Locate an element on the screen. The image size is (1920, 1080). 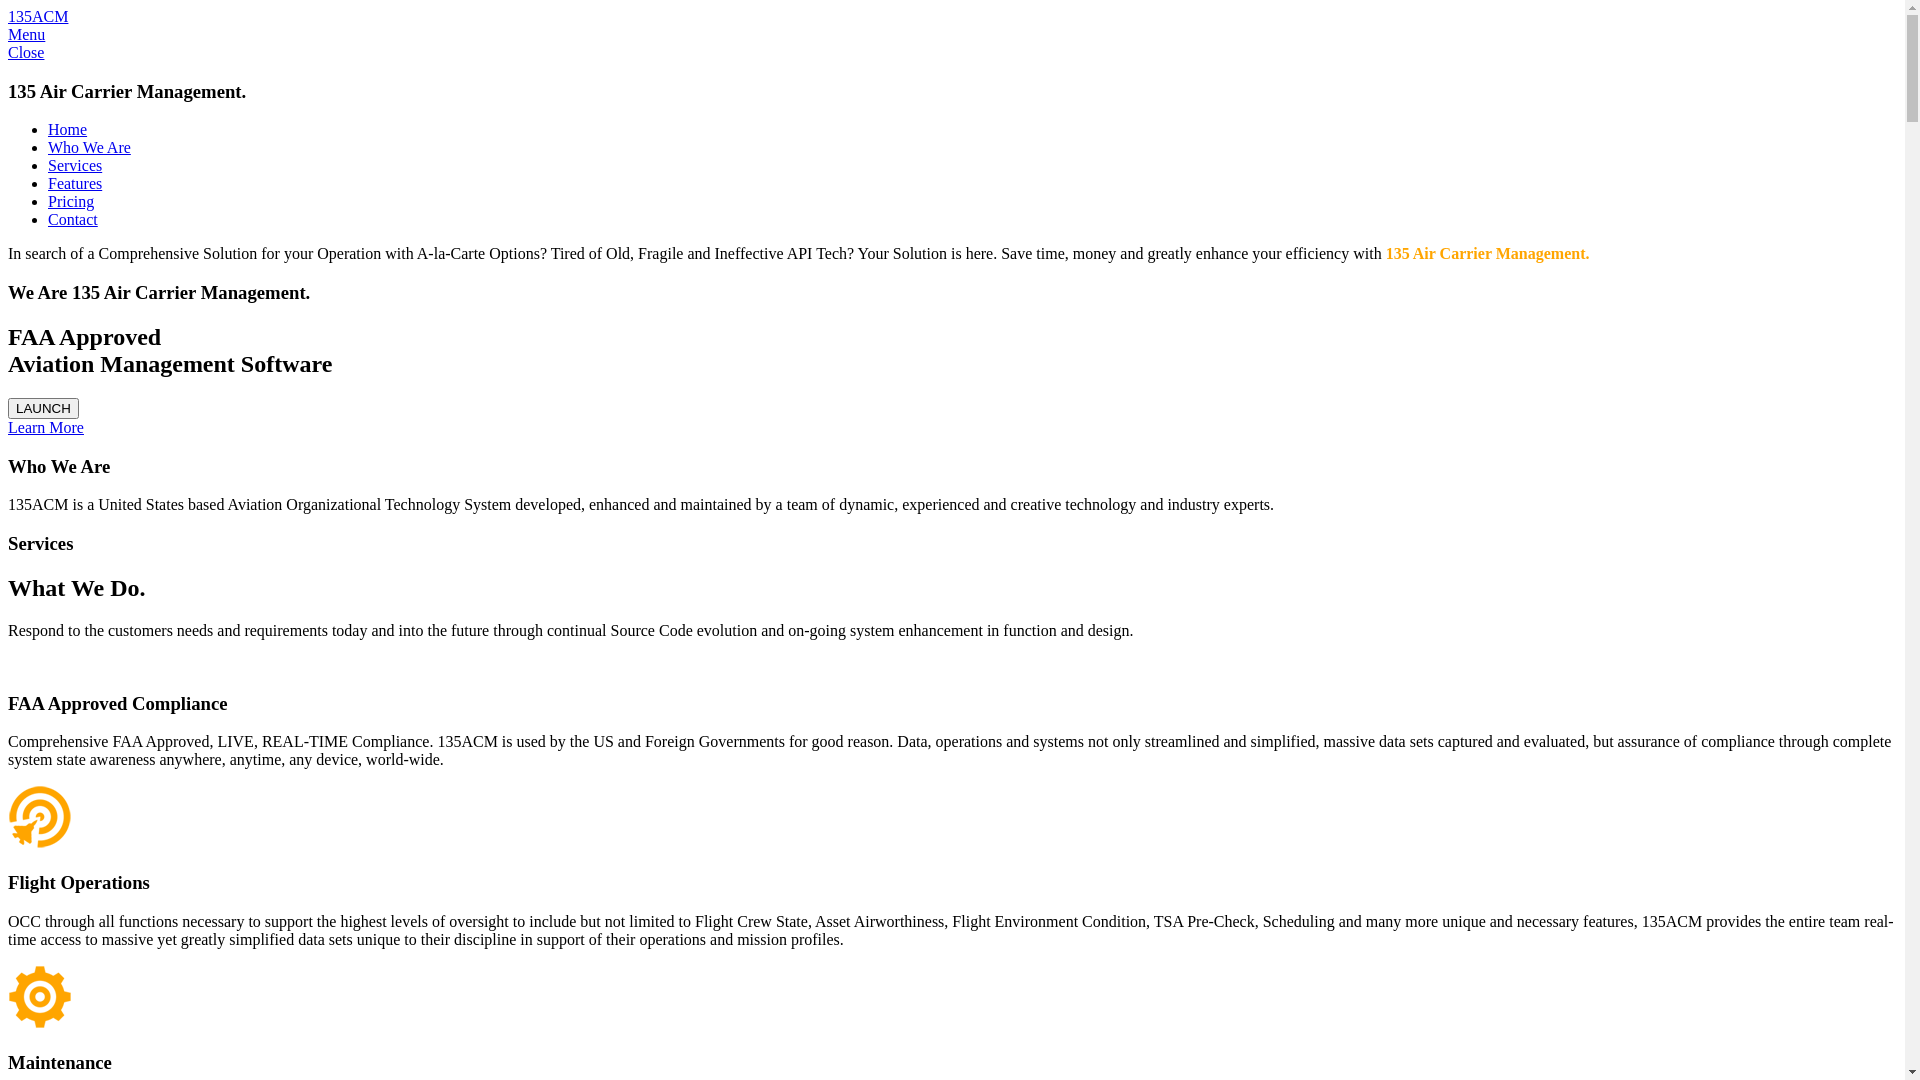
'Learn More' is located at coordinates (46, 426).